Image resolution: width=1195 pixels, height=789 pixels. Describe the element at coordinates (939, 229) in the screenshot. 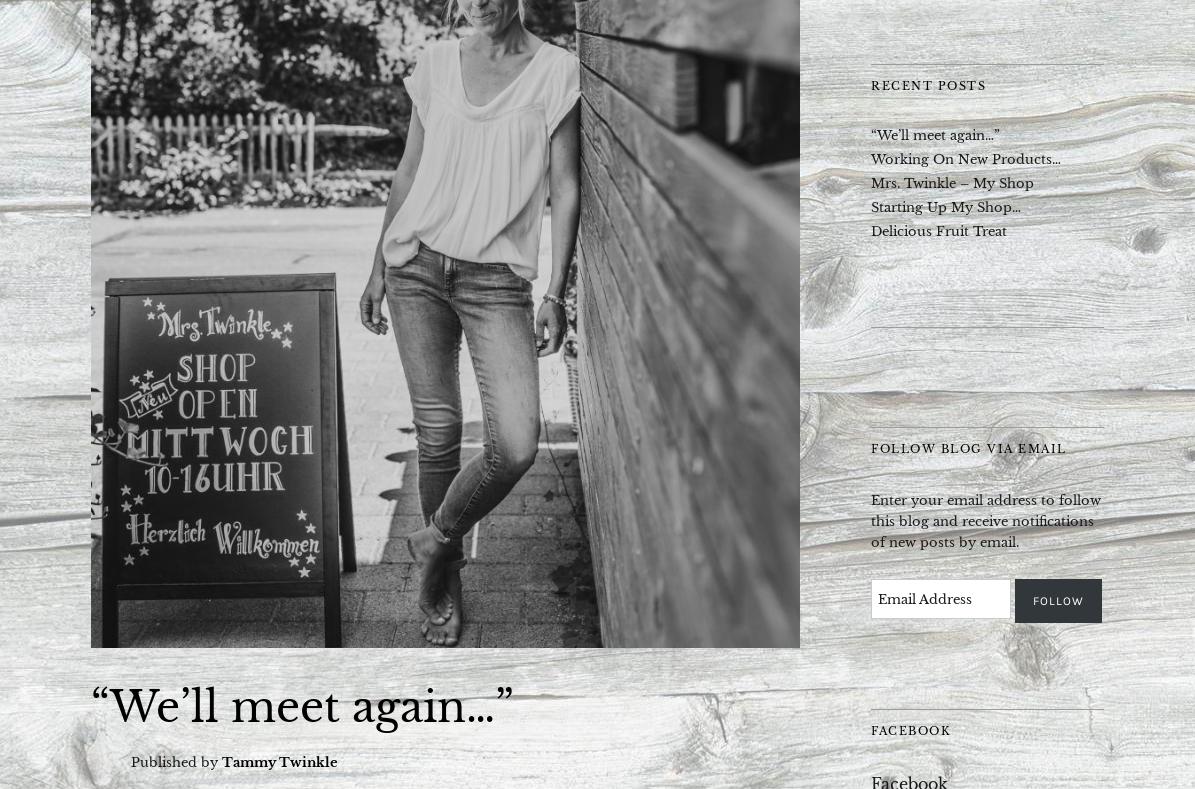

I see `'Delicious Fruit Treat'` at that location.